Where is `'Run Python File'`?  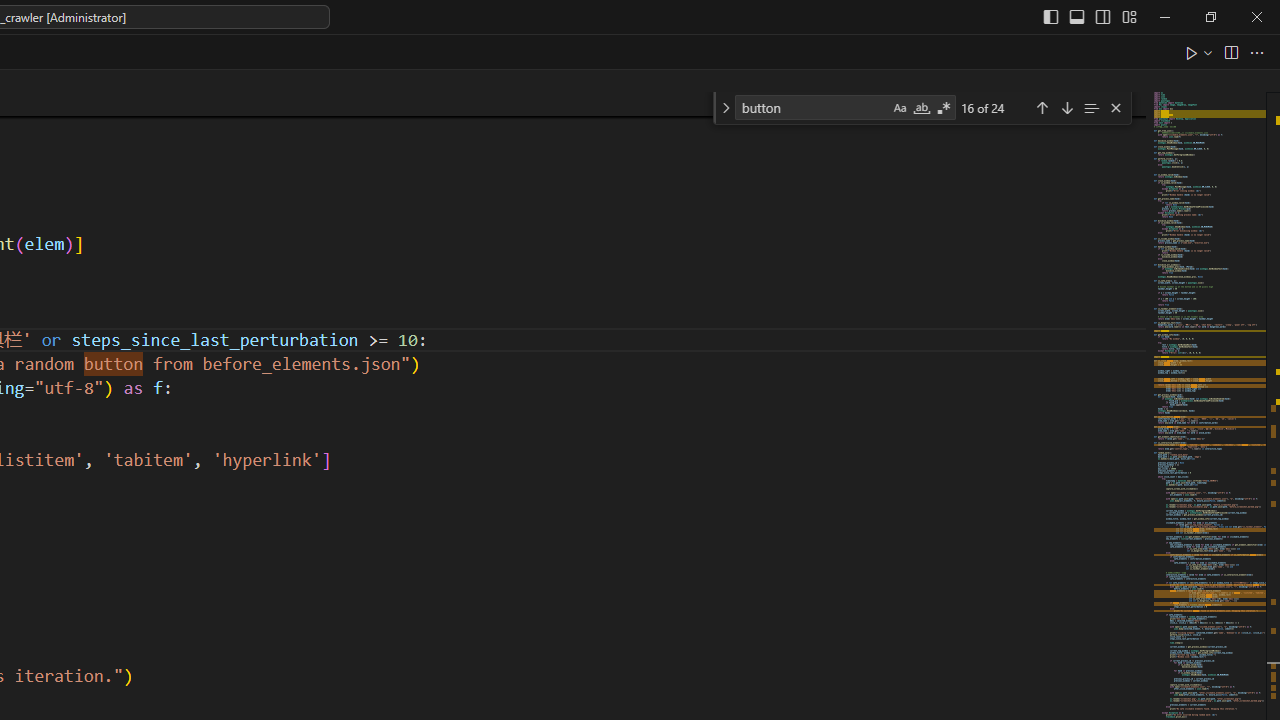 'Run Python File' is located at coordinates (1192, 51).